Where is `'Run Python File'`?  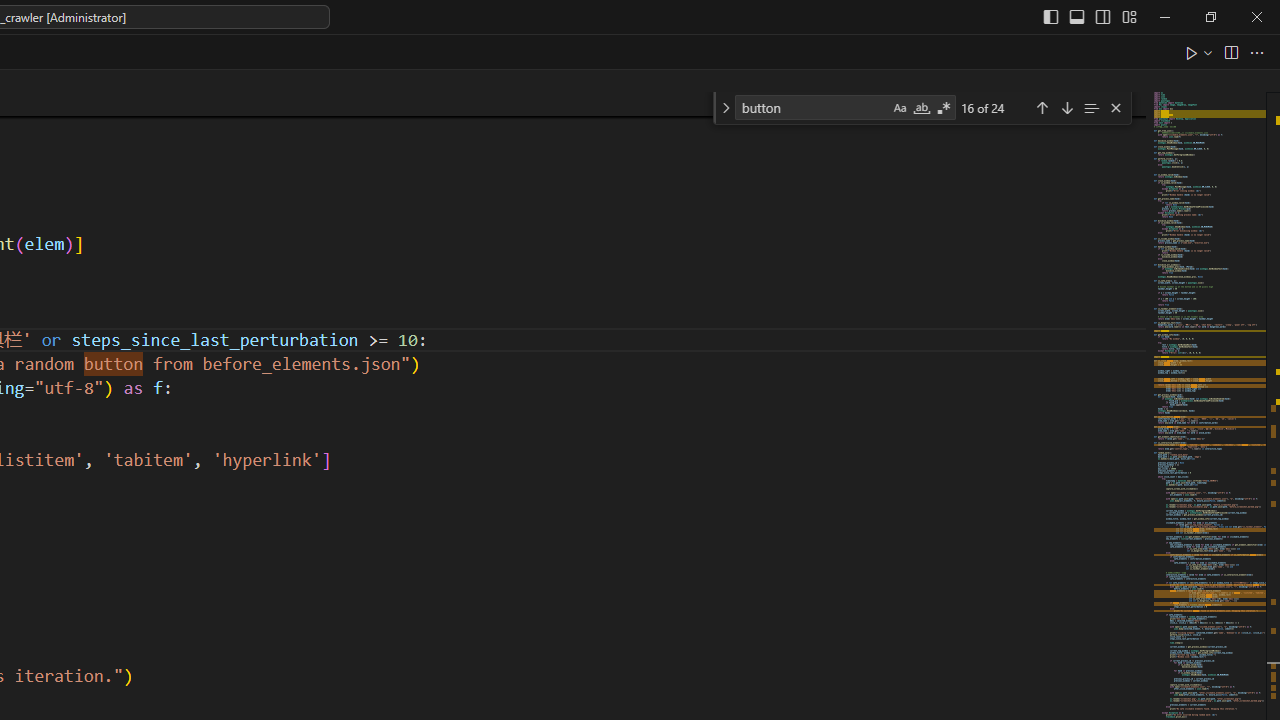 'Run Python File' is located at coordinates (1192, 51).